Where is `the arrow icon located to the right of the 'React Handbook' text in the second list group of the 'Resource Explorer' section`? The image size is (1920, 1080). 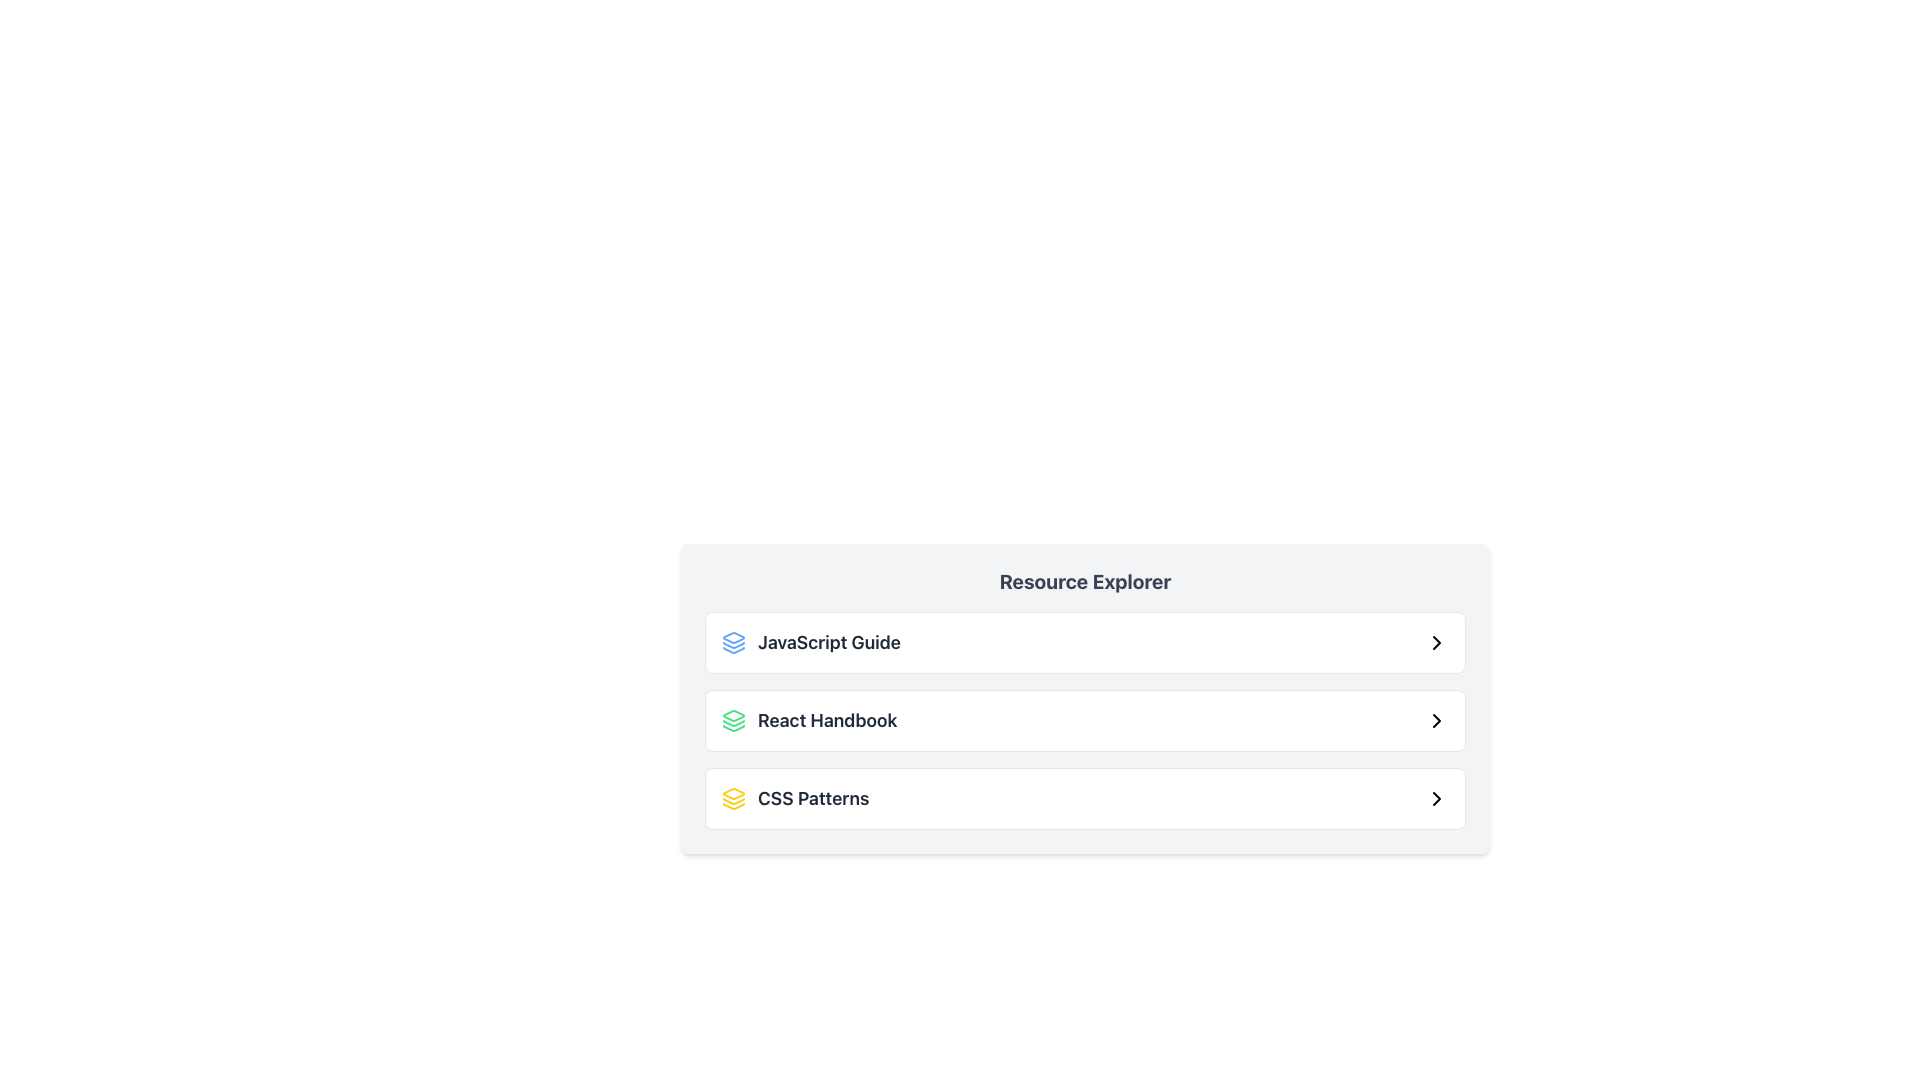
the arrow icon located to the right of the 'React Handbook' text in the second list group of the 'Resource Explorer' section is located at coordinates (1435, 721).